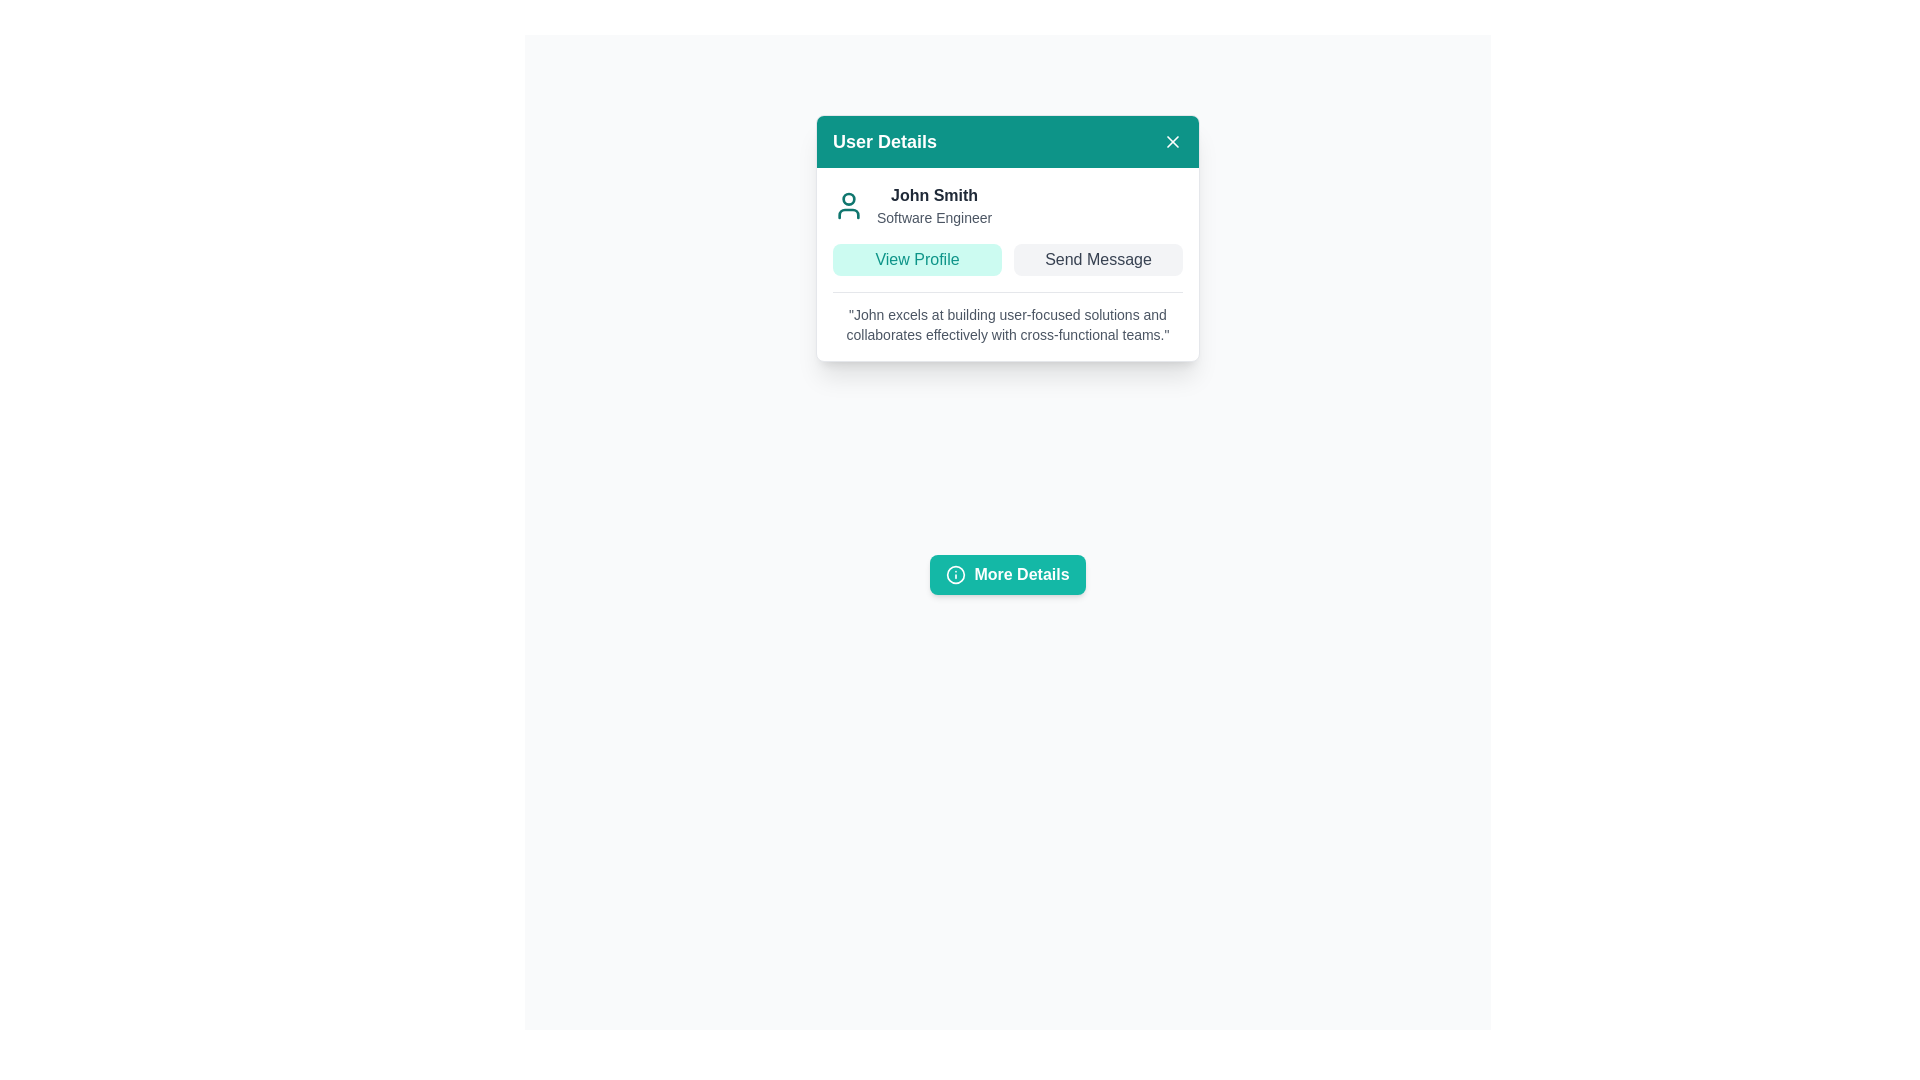 The width and height of the screenshot is (1920, 1080). I want to click on the profile details button, which is the first button among two horizontally aligned buttons, located immediately to the left of the 'Send Message' button, so click(916, 258).